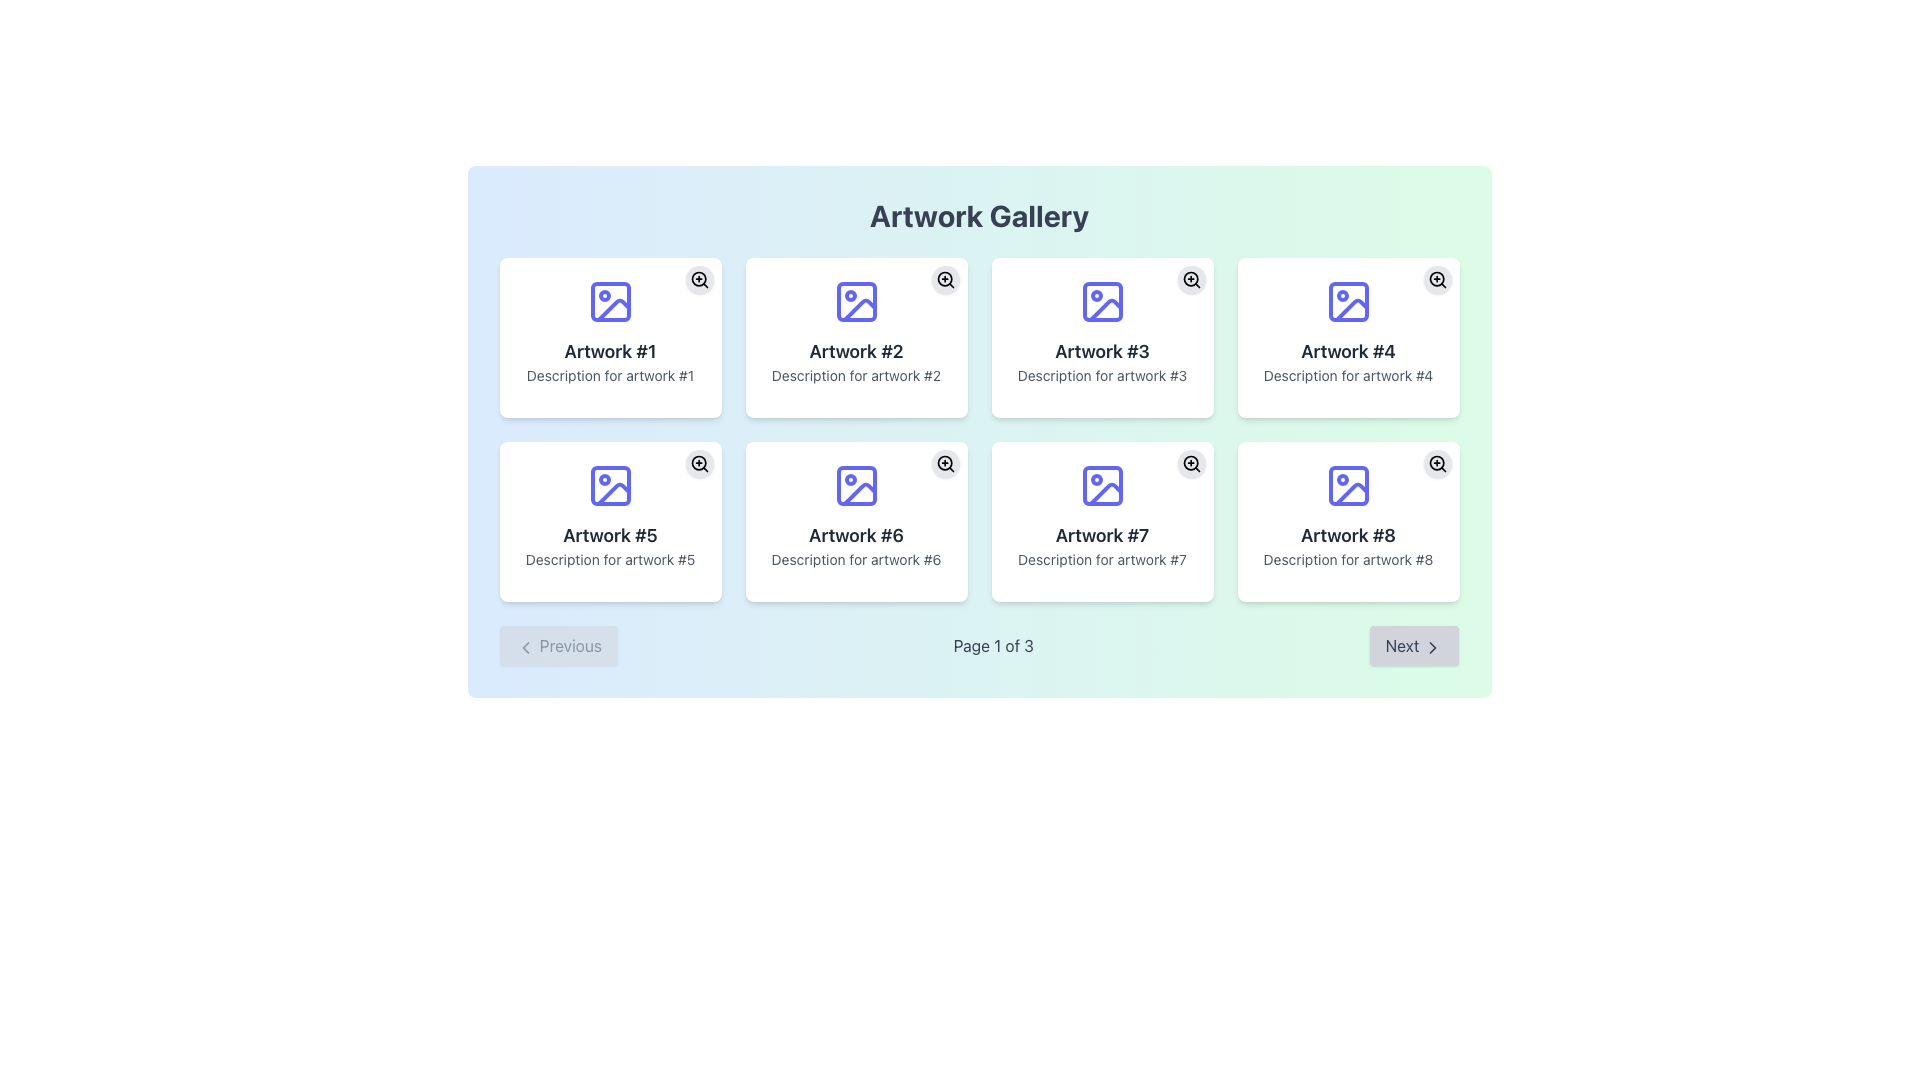 The image size is (1920, 1080). Describe the element at coordinates (1435, 279) in the screenshot. I see `the circular component of the zoom-in icon associated with 'Artwork #4' tile in the grid of artworks` at that location.